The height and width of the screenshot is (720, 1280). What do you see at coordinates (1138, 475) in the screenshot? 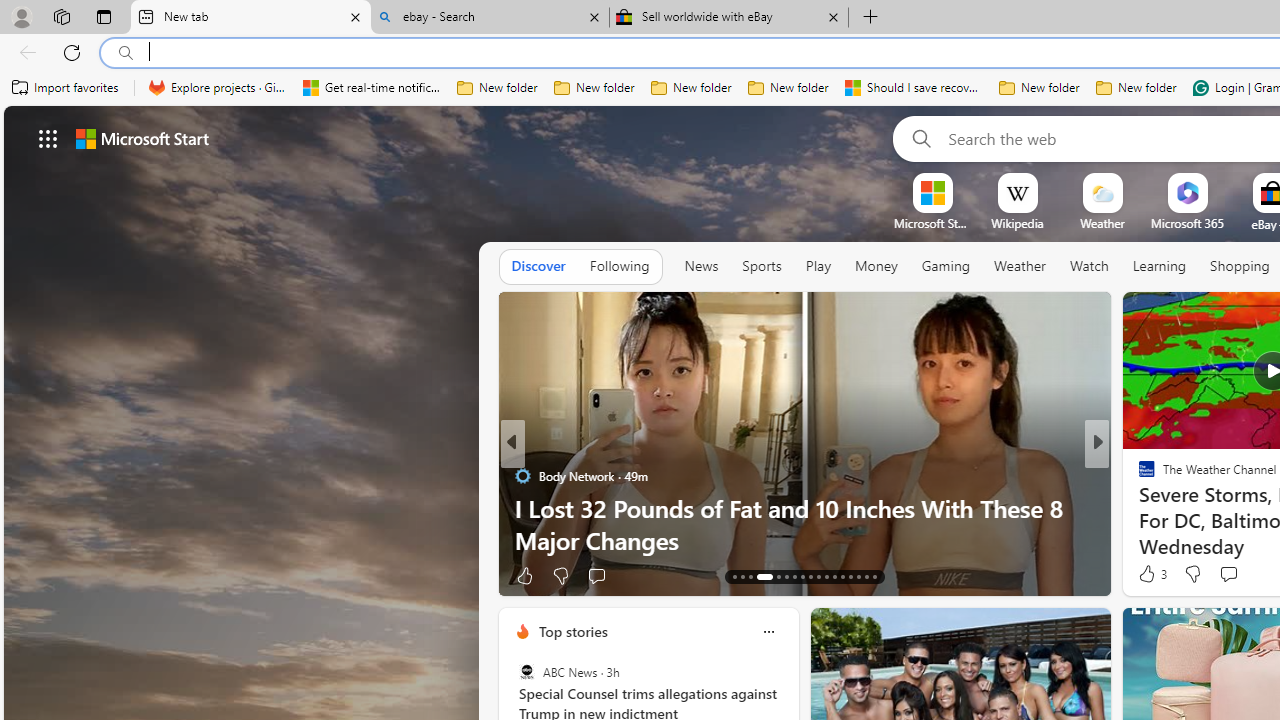
I see `'ETNT Mind+Body'` at bounding box center [1138, 475].